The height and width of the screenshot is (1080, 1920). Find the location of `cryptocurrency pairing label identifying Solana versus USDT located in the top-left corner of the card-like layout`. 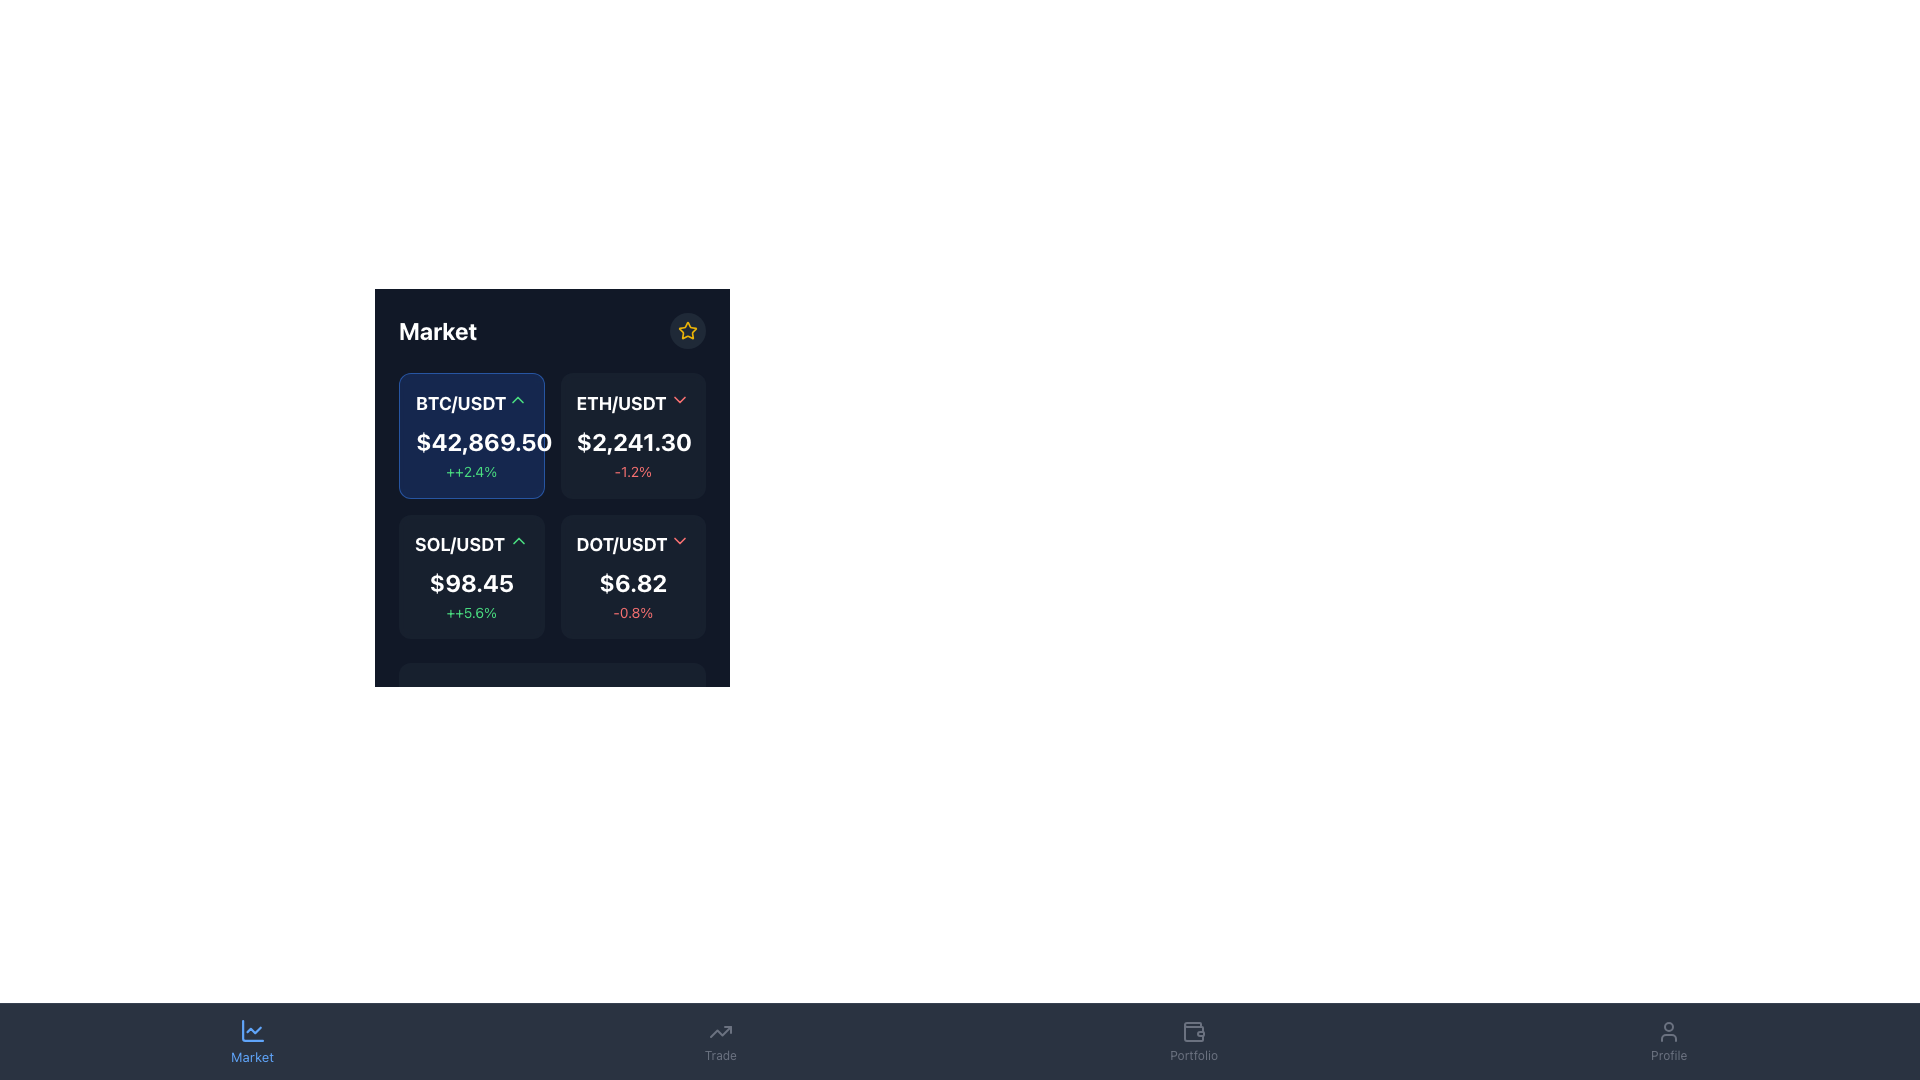

cryptocurrency pairing label identifying Solana versus USDT located in the top-left corner of the card-like layout is located at coordinates (459, 544).